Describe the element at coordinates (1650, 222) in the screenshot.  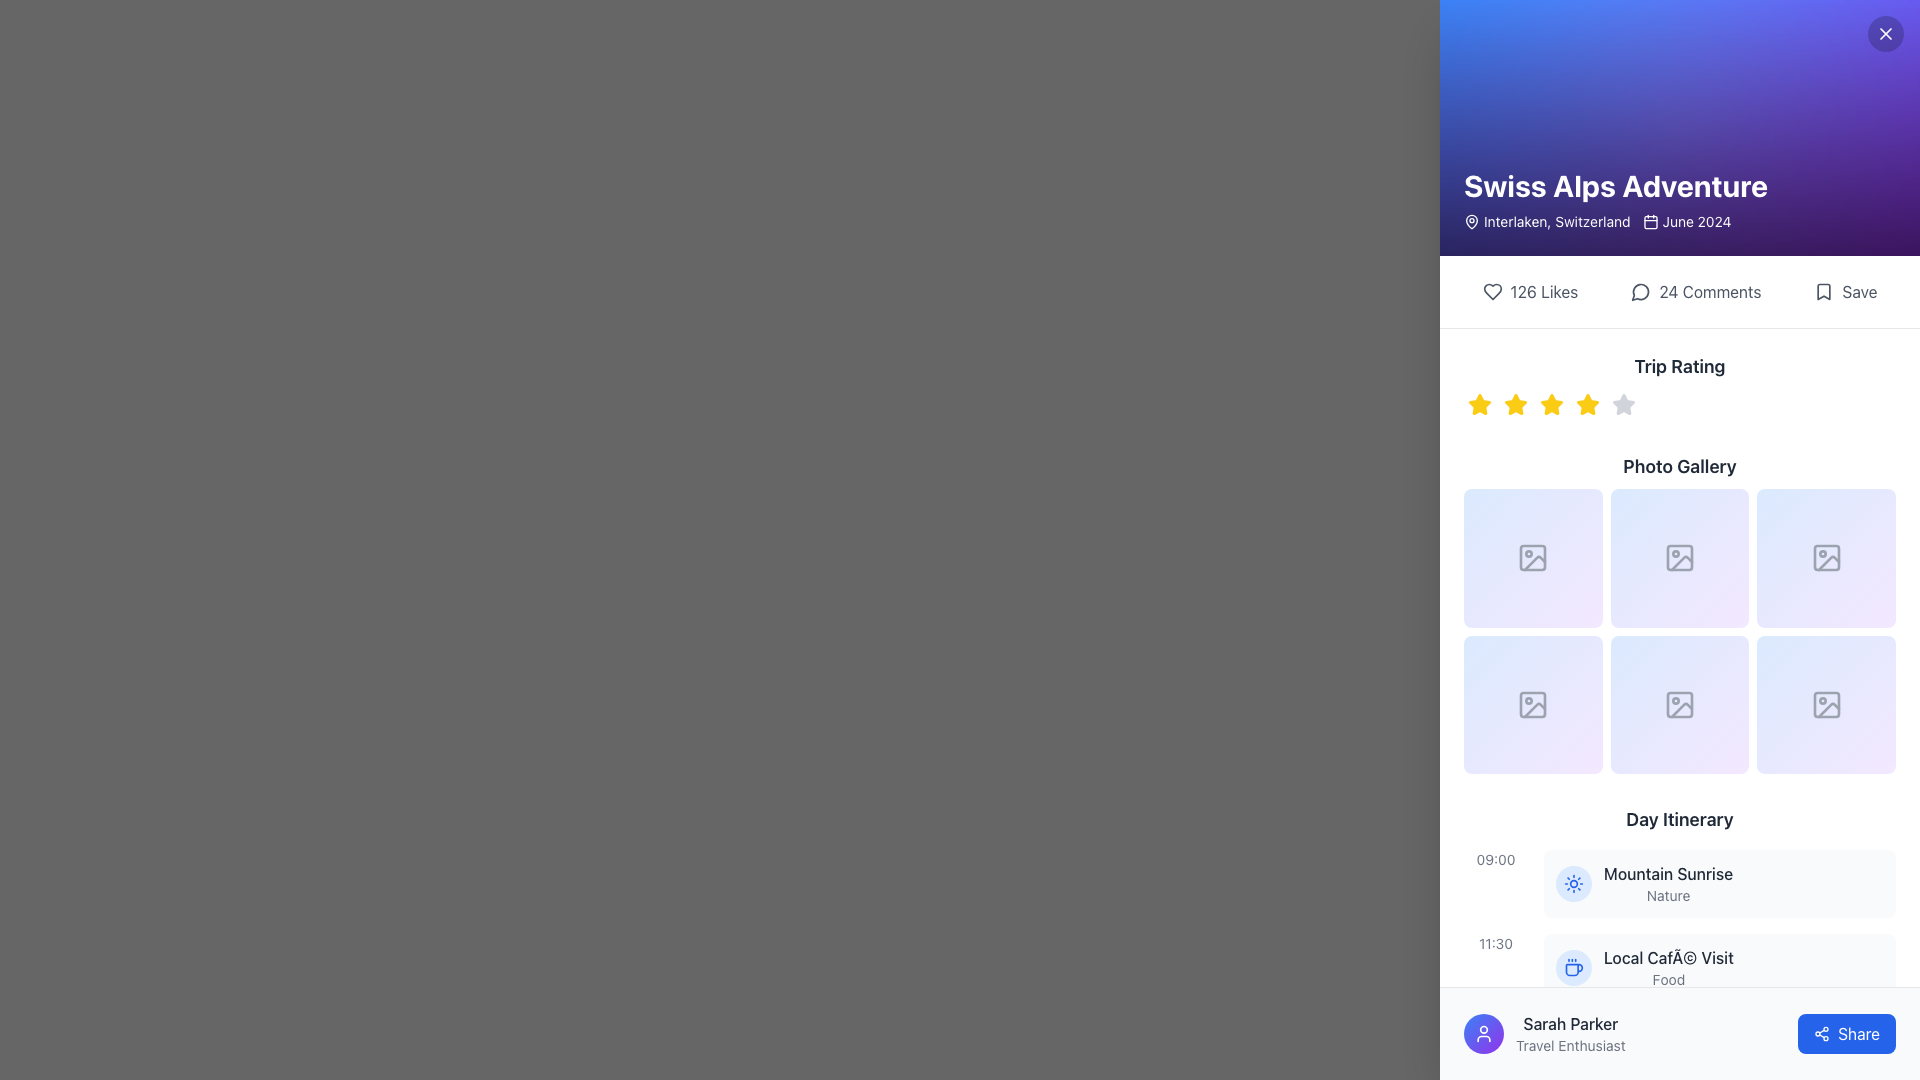
I see `the small square icon with rounded corners that is part of the calendar icon interface` at that location.